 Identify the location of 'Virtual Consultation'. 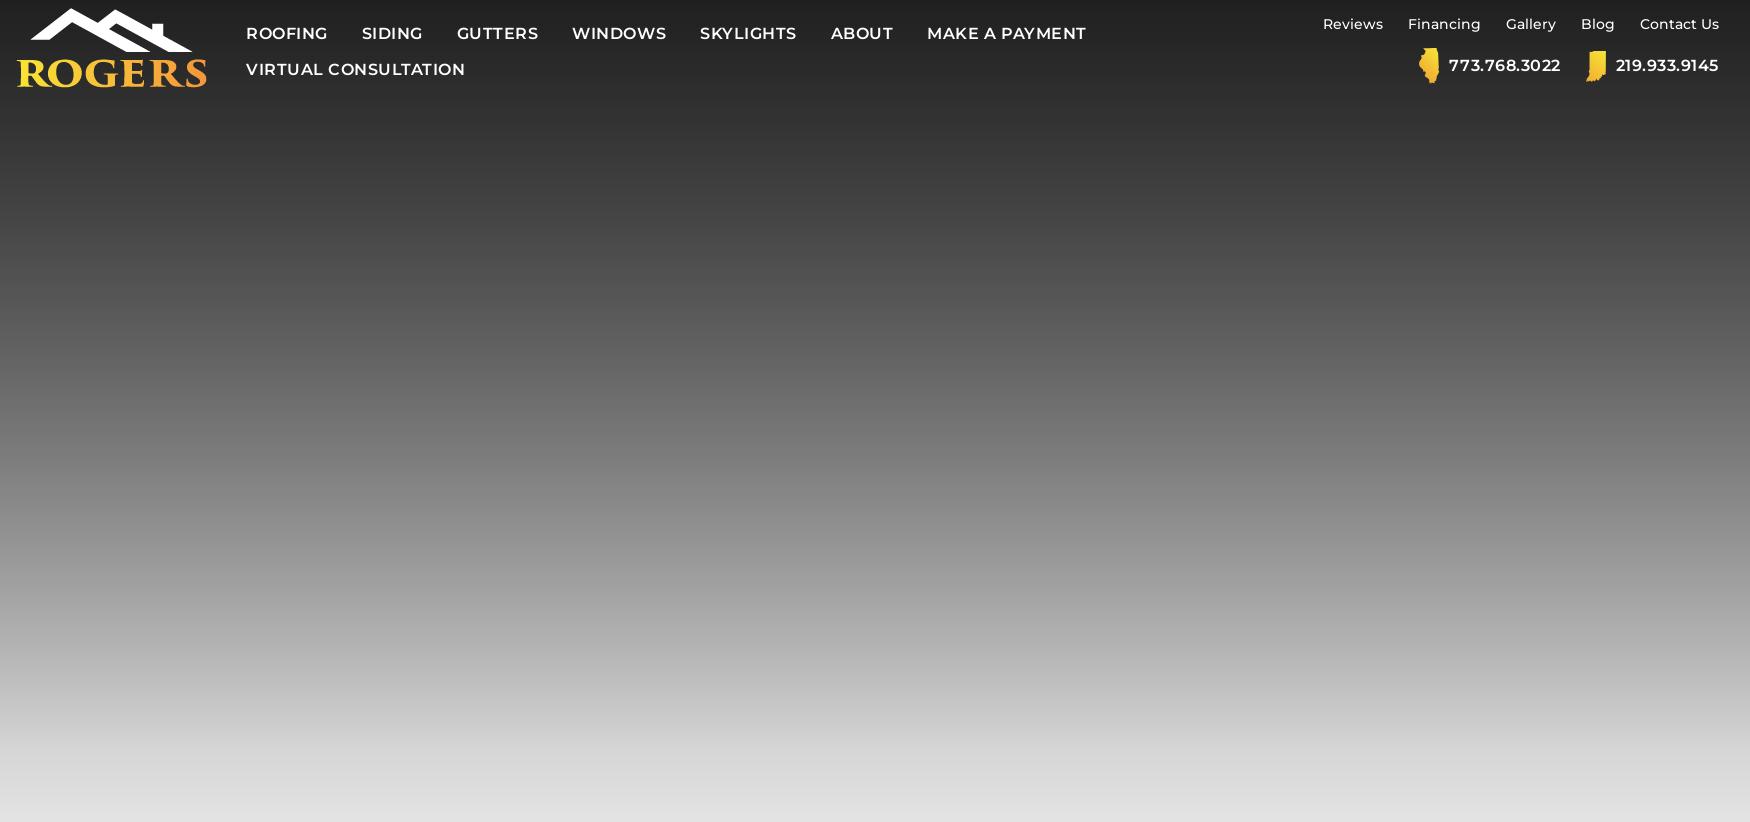
(355, 69).